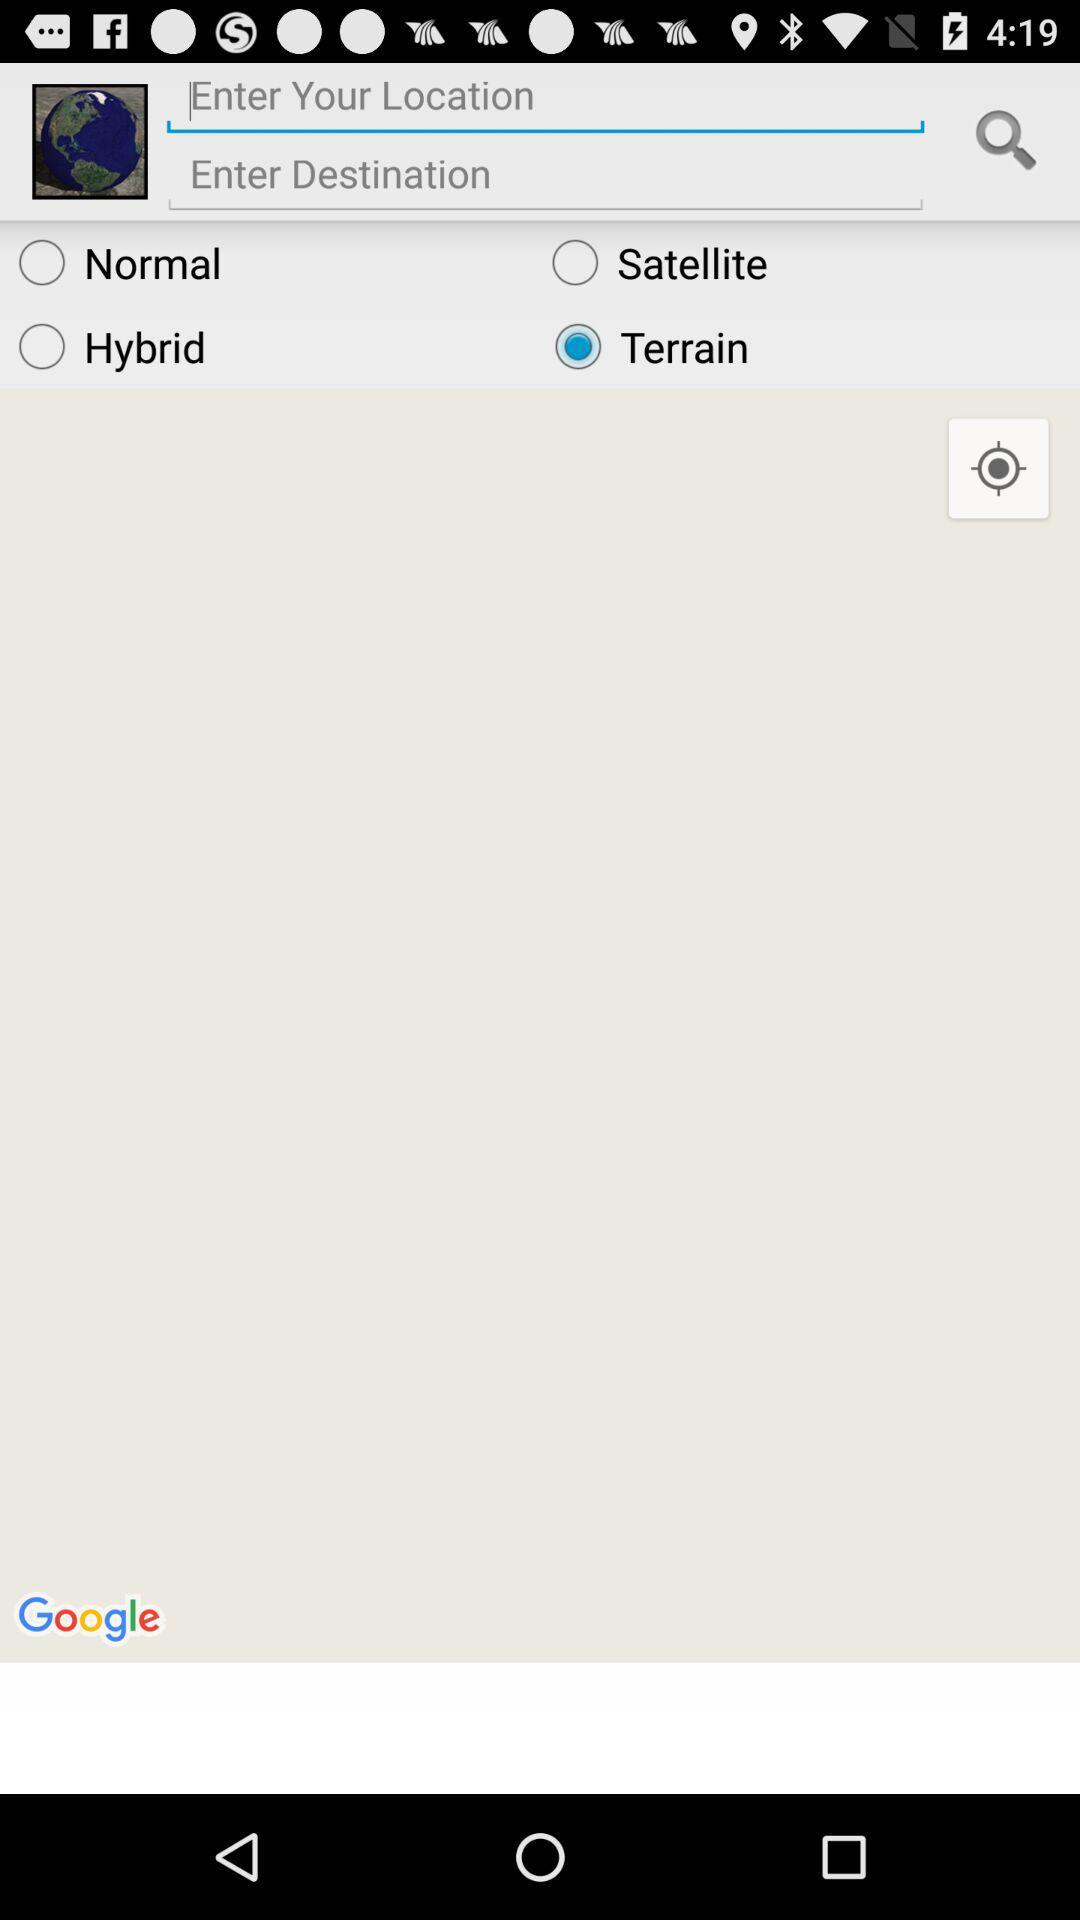 This screenshot has height=1920, width=1080. I want to click on the location_crosshair icon, so click(998, 502).